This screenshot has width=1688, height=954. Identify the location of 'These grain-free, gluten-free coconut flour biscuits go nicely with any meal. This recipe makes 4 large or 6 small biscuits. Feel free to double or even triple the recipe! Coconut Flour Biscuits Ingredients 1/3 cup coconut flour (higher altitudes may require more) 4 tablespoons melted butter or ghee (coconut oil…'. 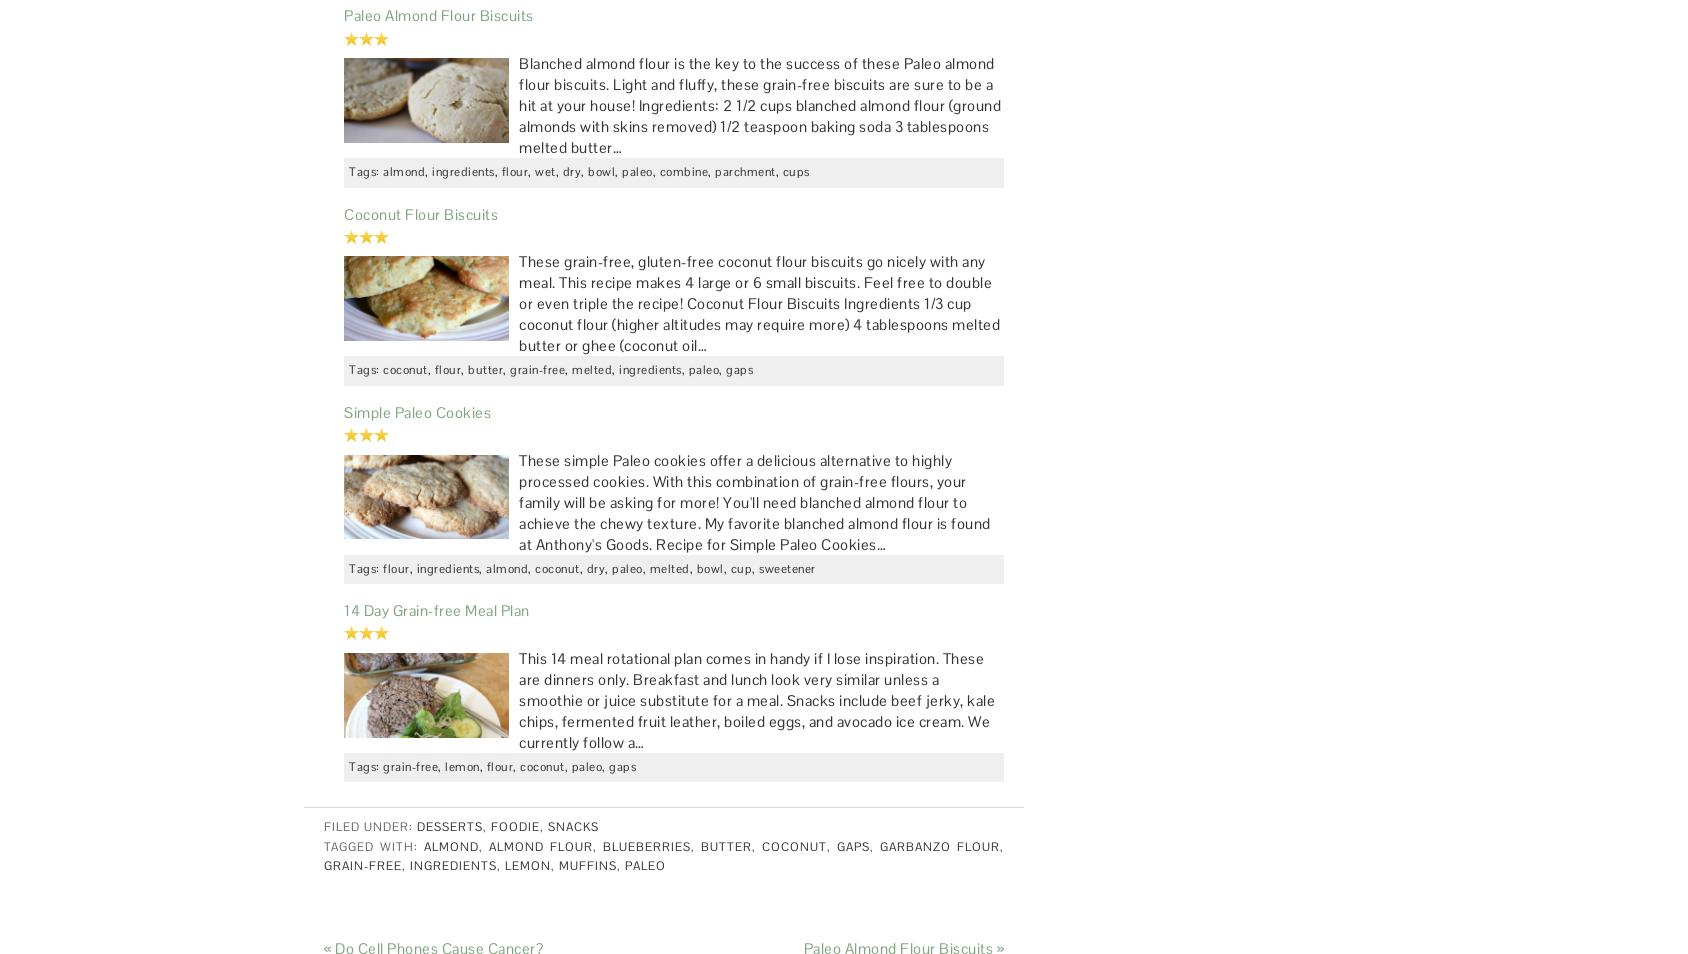
(759, 303).